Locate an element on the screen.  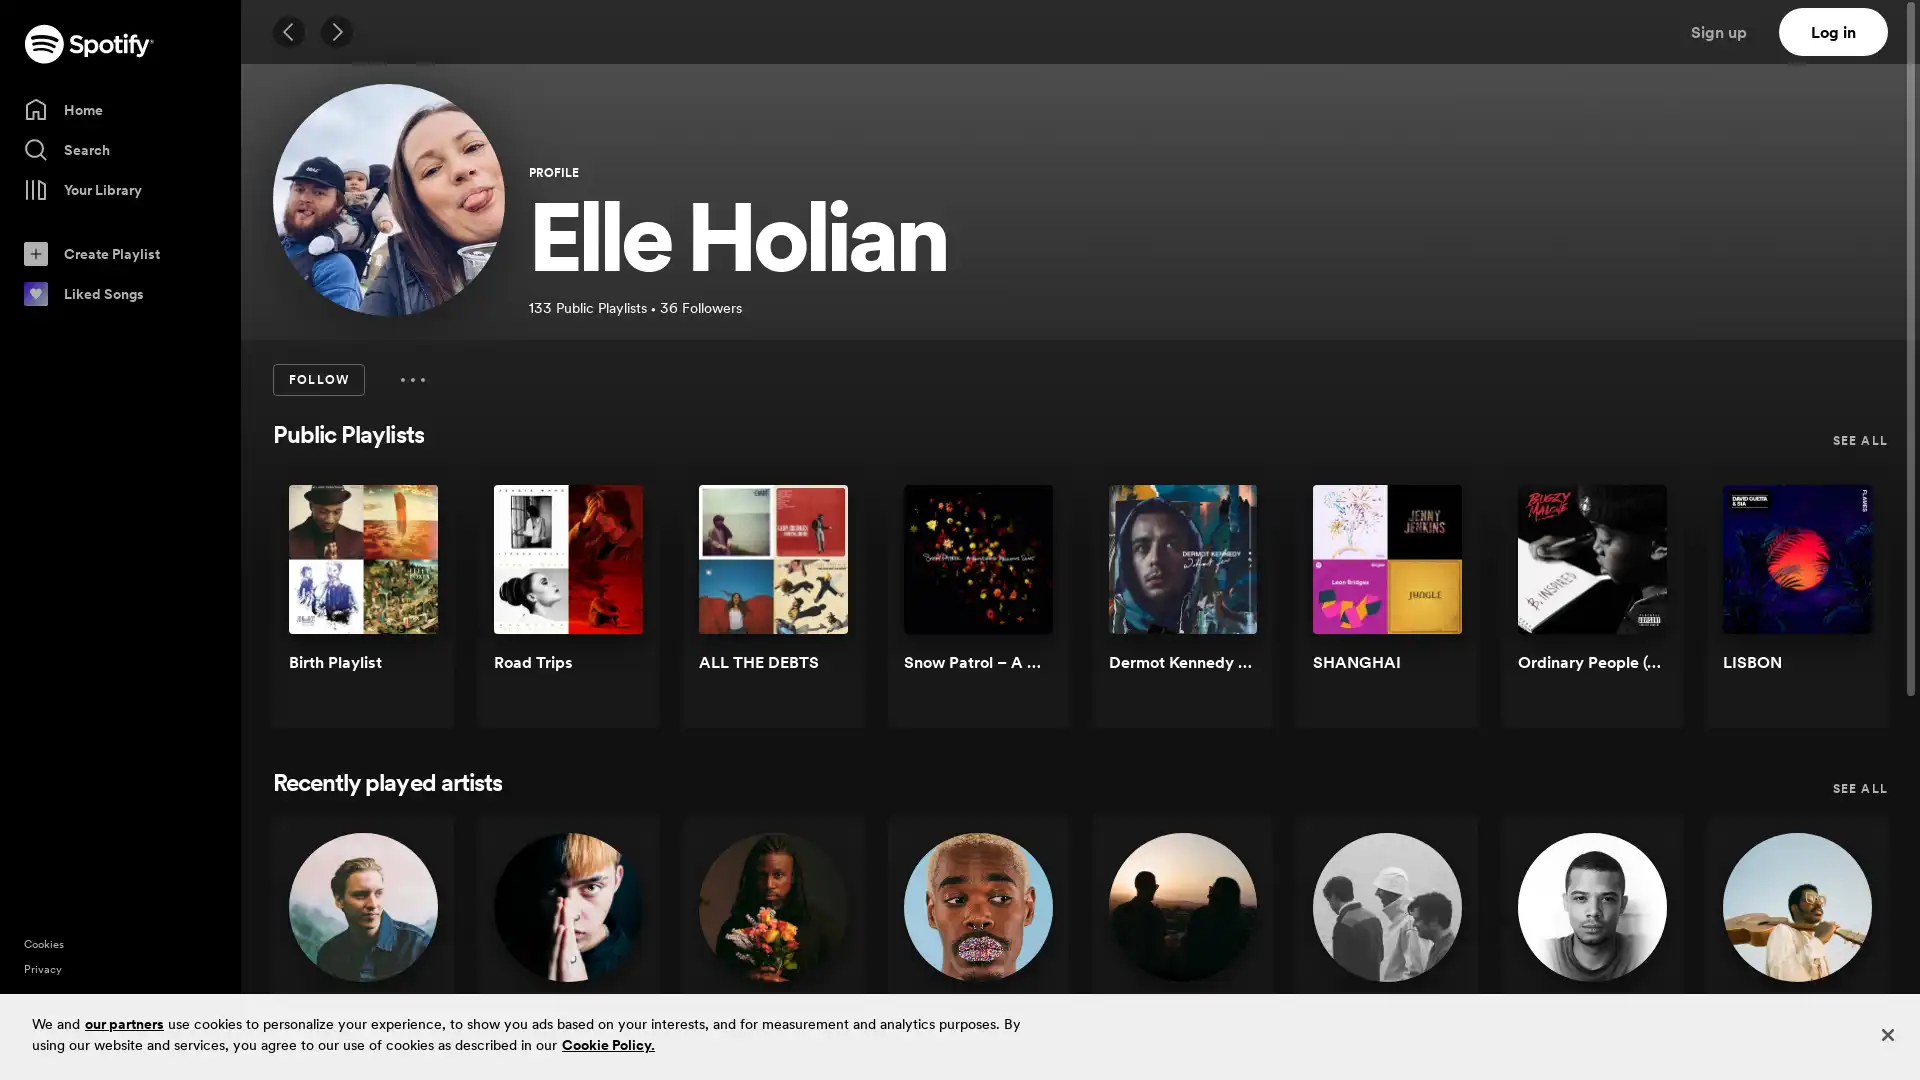
Play Aaron Taylor is located at coordinates (815, 955).